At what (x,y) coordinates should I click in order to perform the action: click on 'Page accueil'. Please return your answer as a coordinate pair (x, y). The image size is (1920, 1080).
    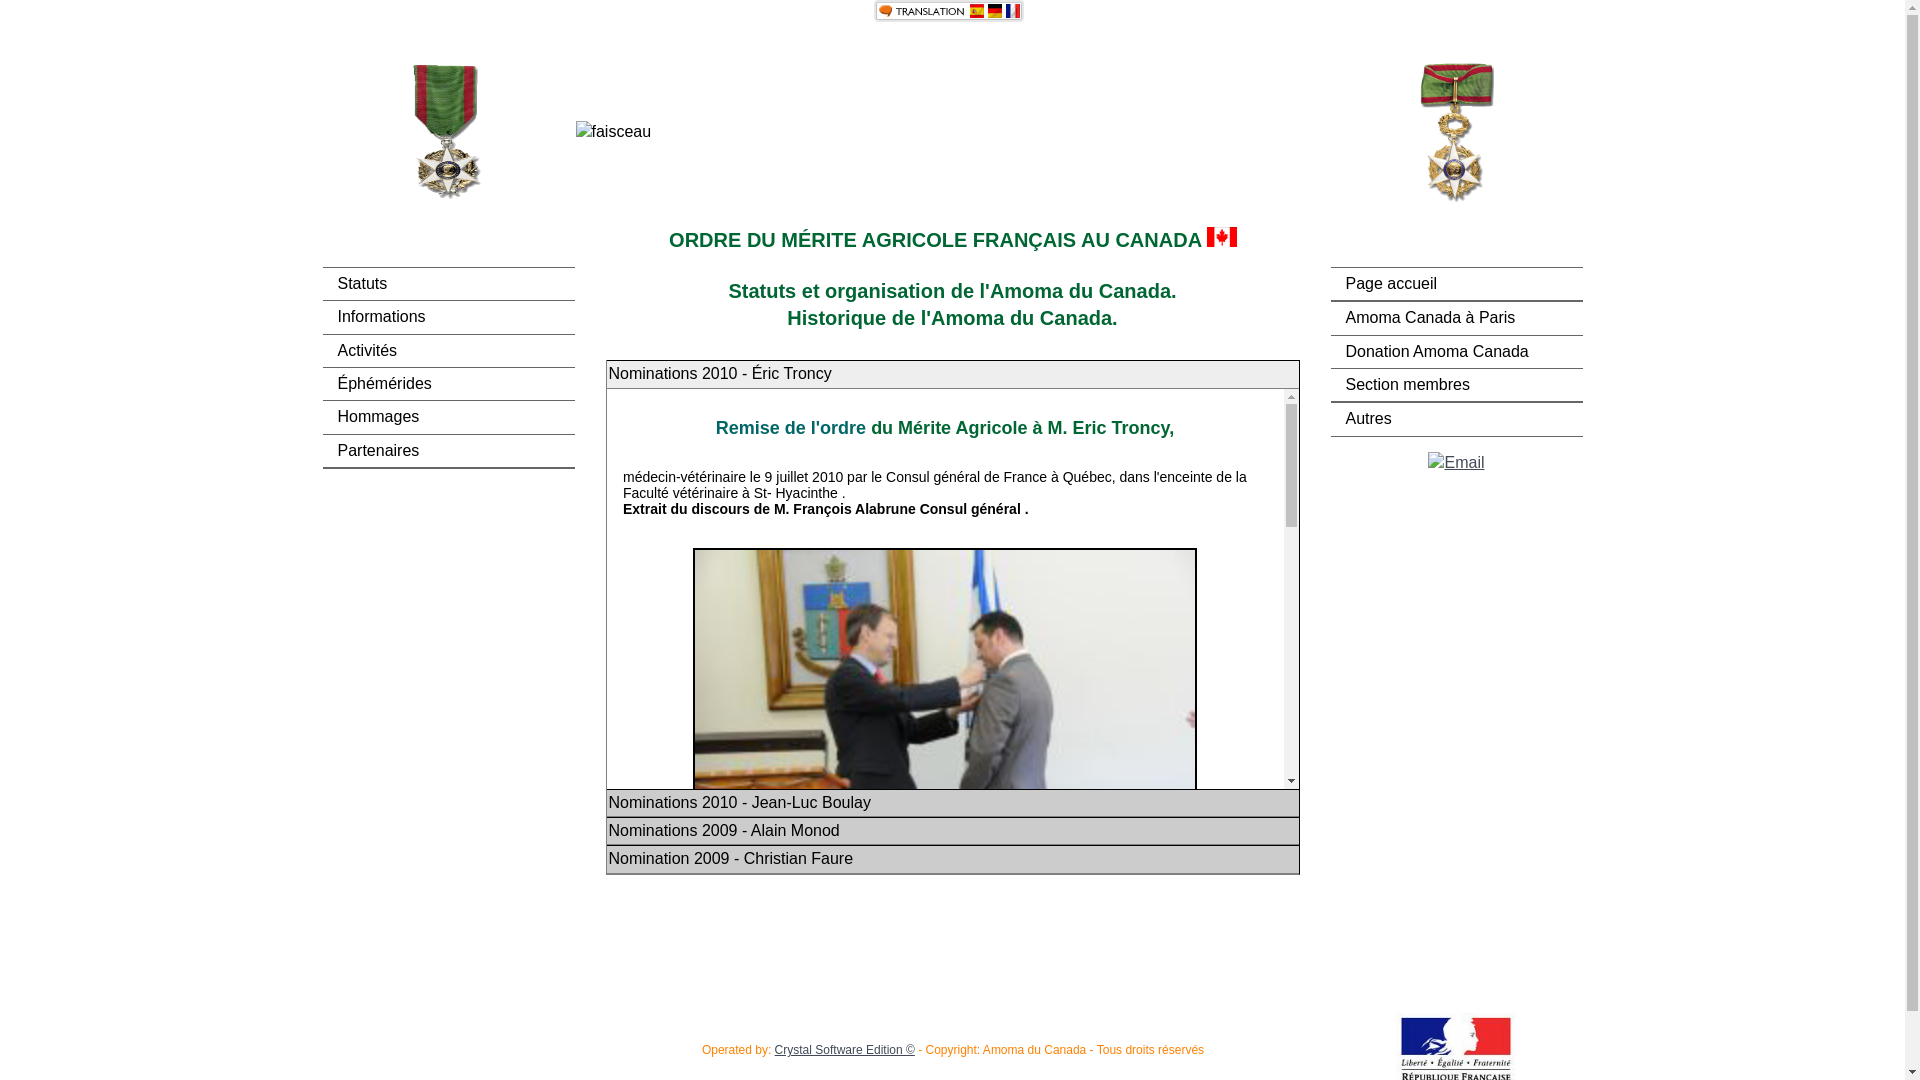
    Looking at the image, I should click on (1455, 284).